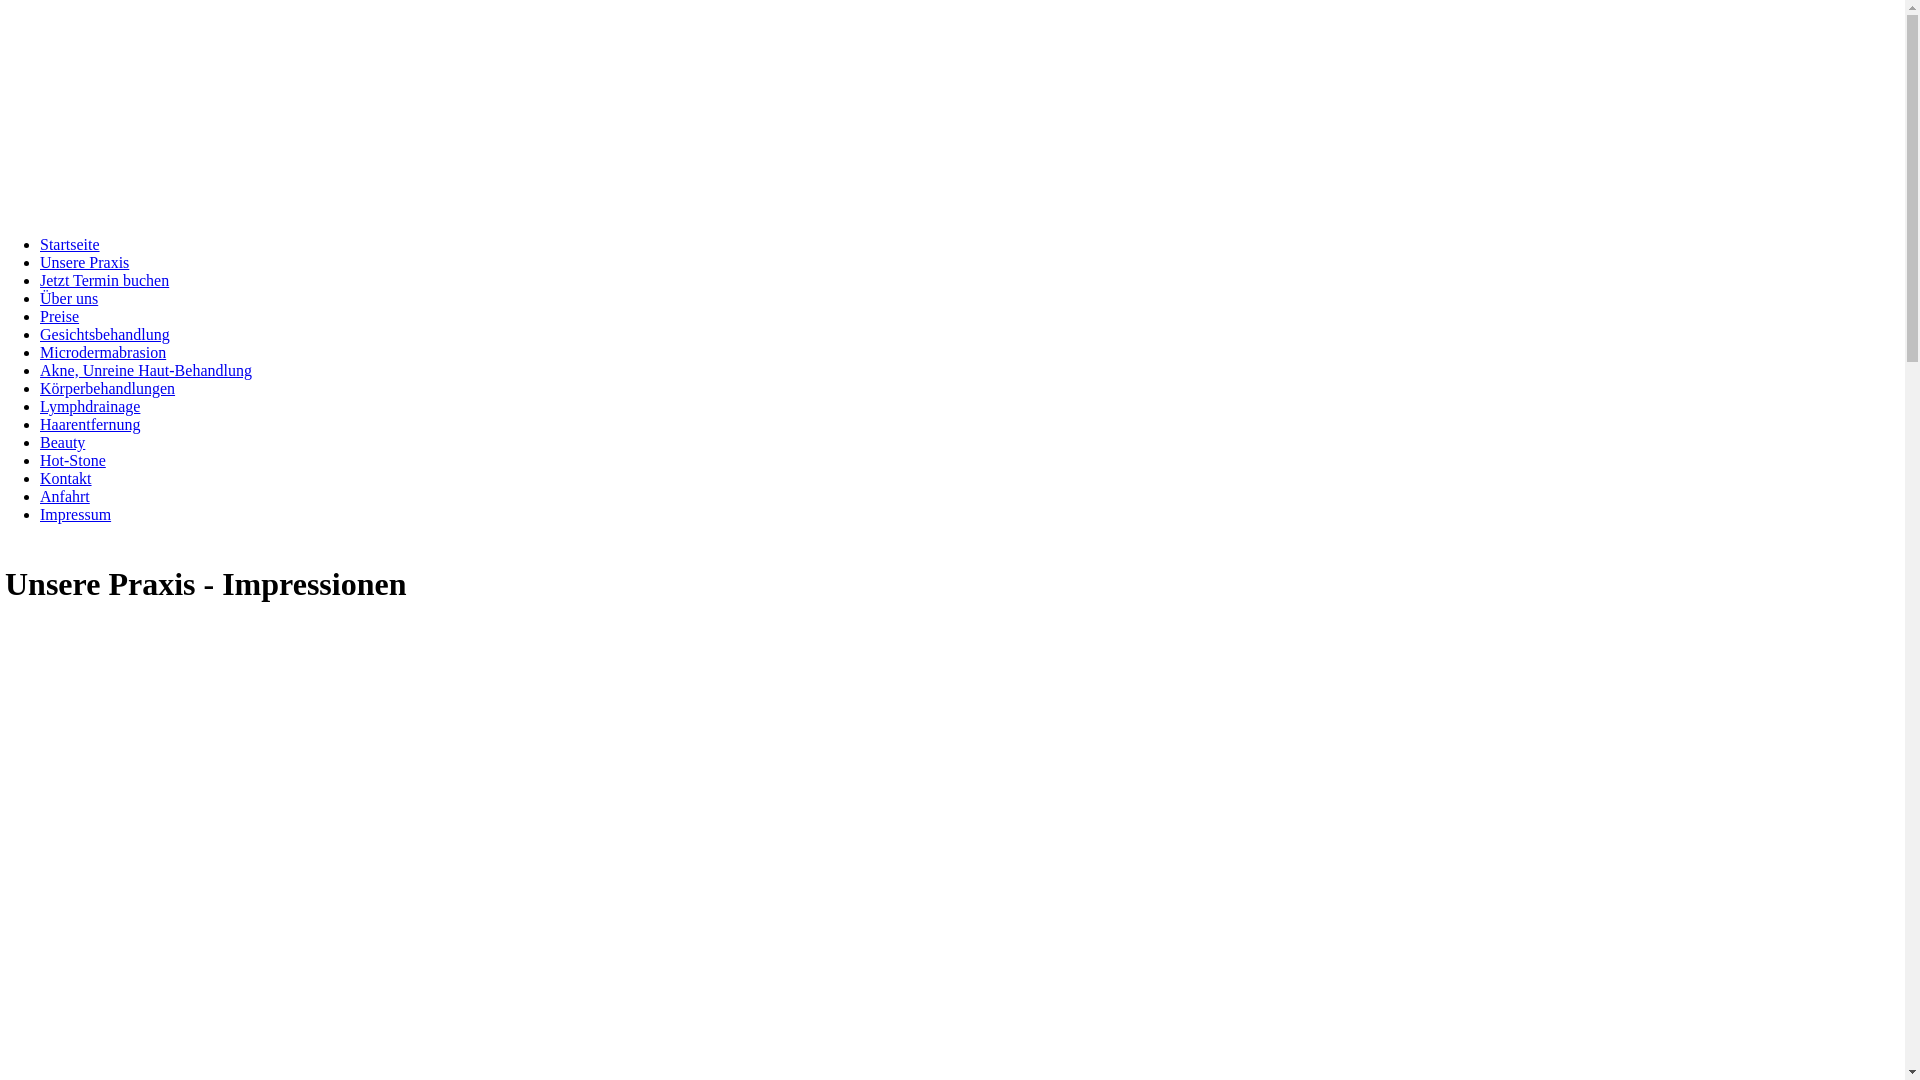 This screenshot has width=1920, height=1080. What do you see at coordinates (59, 315) in the screenshot?
I see `'Preise'` at bounding box center [59, 315].